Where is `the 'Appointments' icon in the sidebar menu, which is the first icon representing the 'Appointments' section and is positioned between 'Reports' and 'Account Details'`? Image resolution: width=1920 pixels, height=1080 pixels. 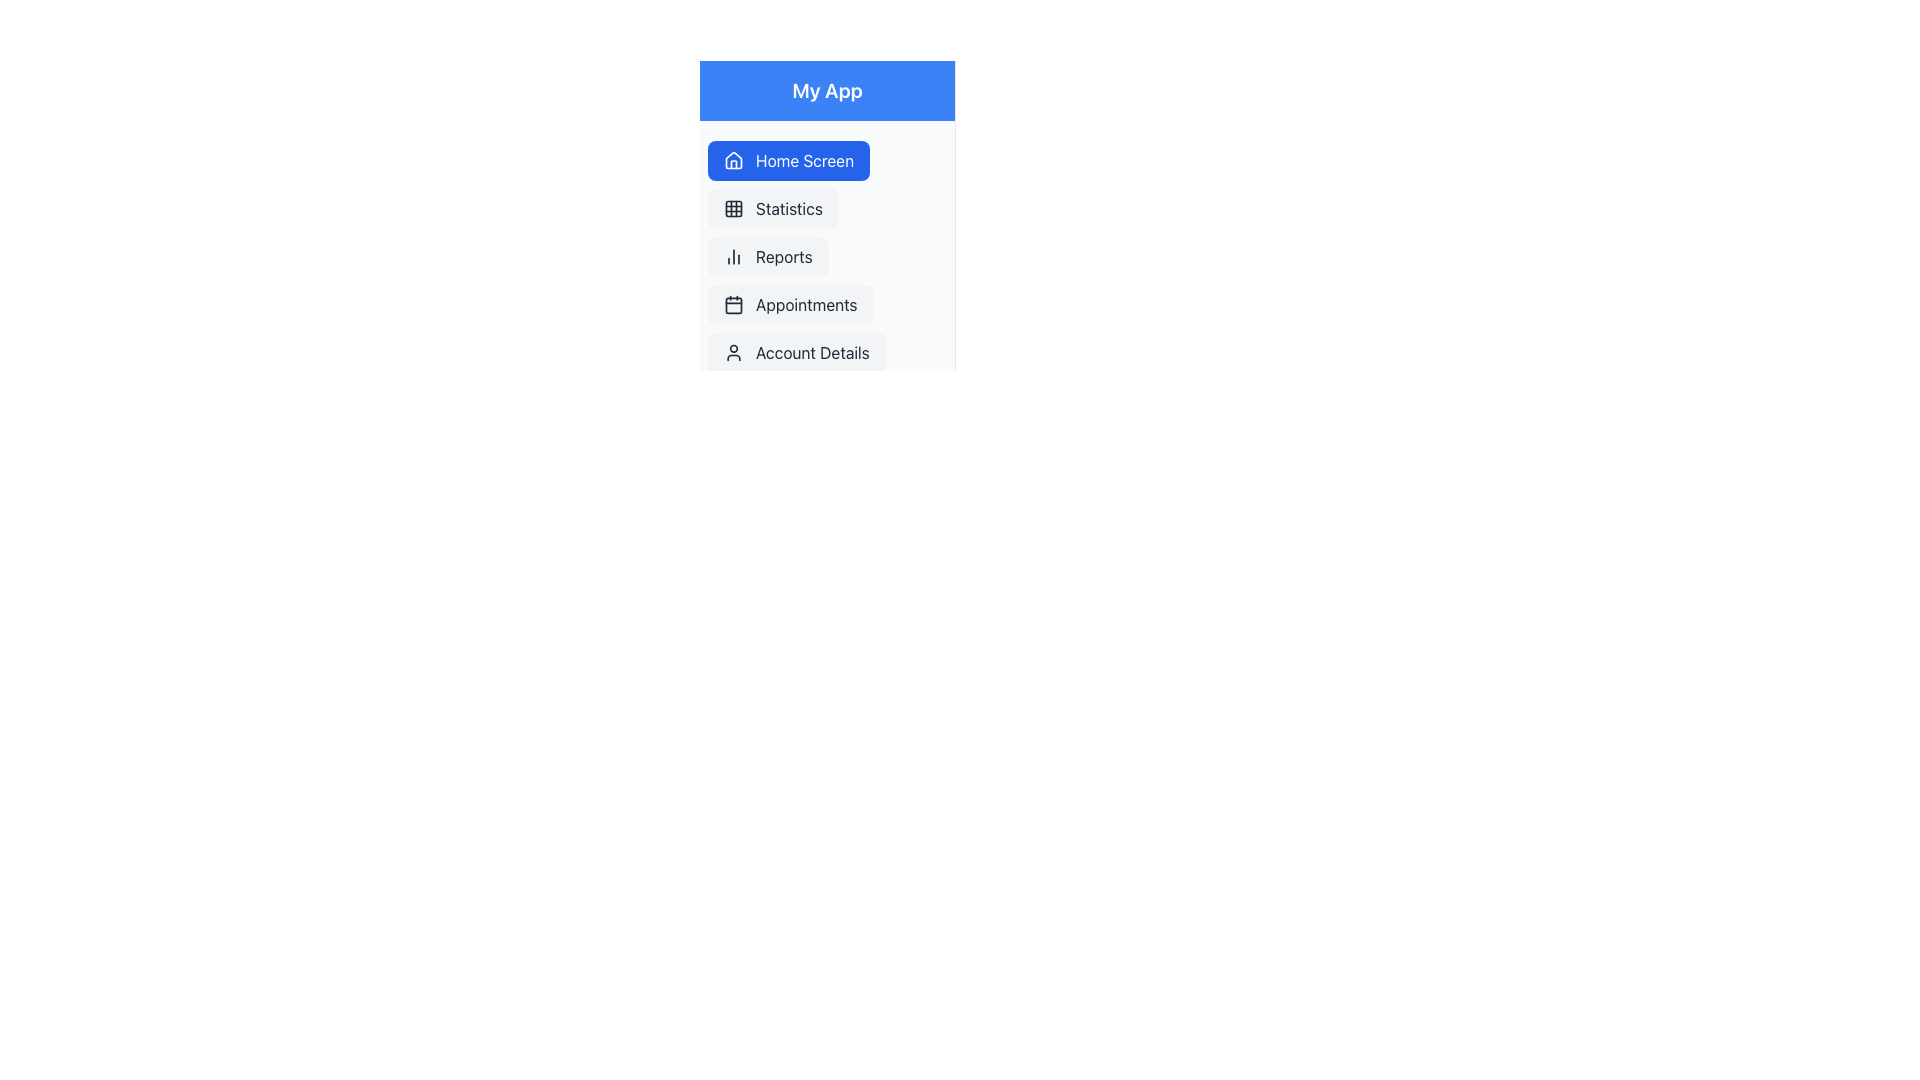 the 'Appointments' icon in the sidebar menu, which is the first icon representing the 'Appointments' section and is positioned between 'Reports' and 'Account Details' is located at coordinates (733, 304).